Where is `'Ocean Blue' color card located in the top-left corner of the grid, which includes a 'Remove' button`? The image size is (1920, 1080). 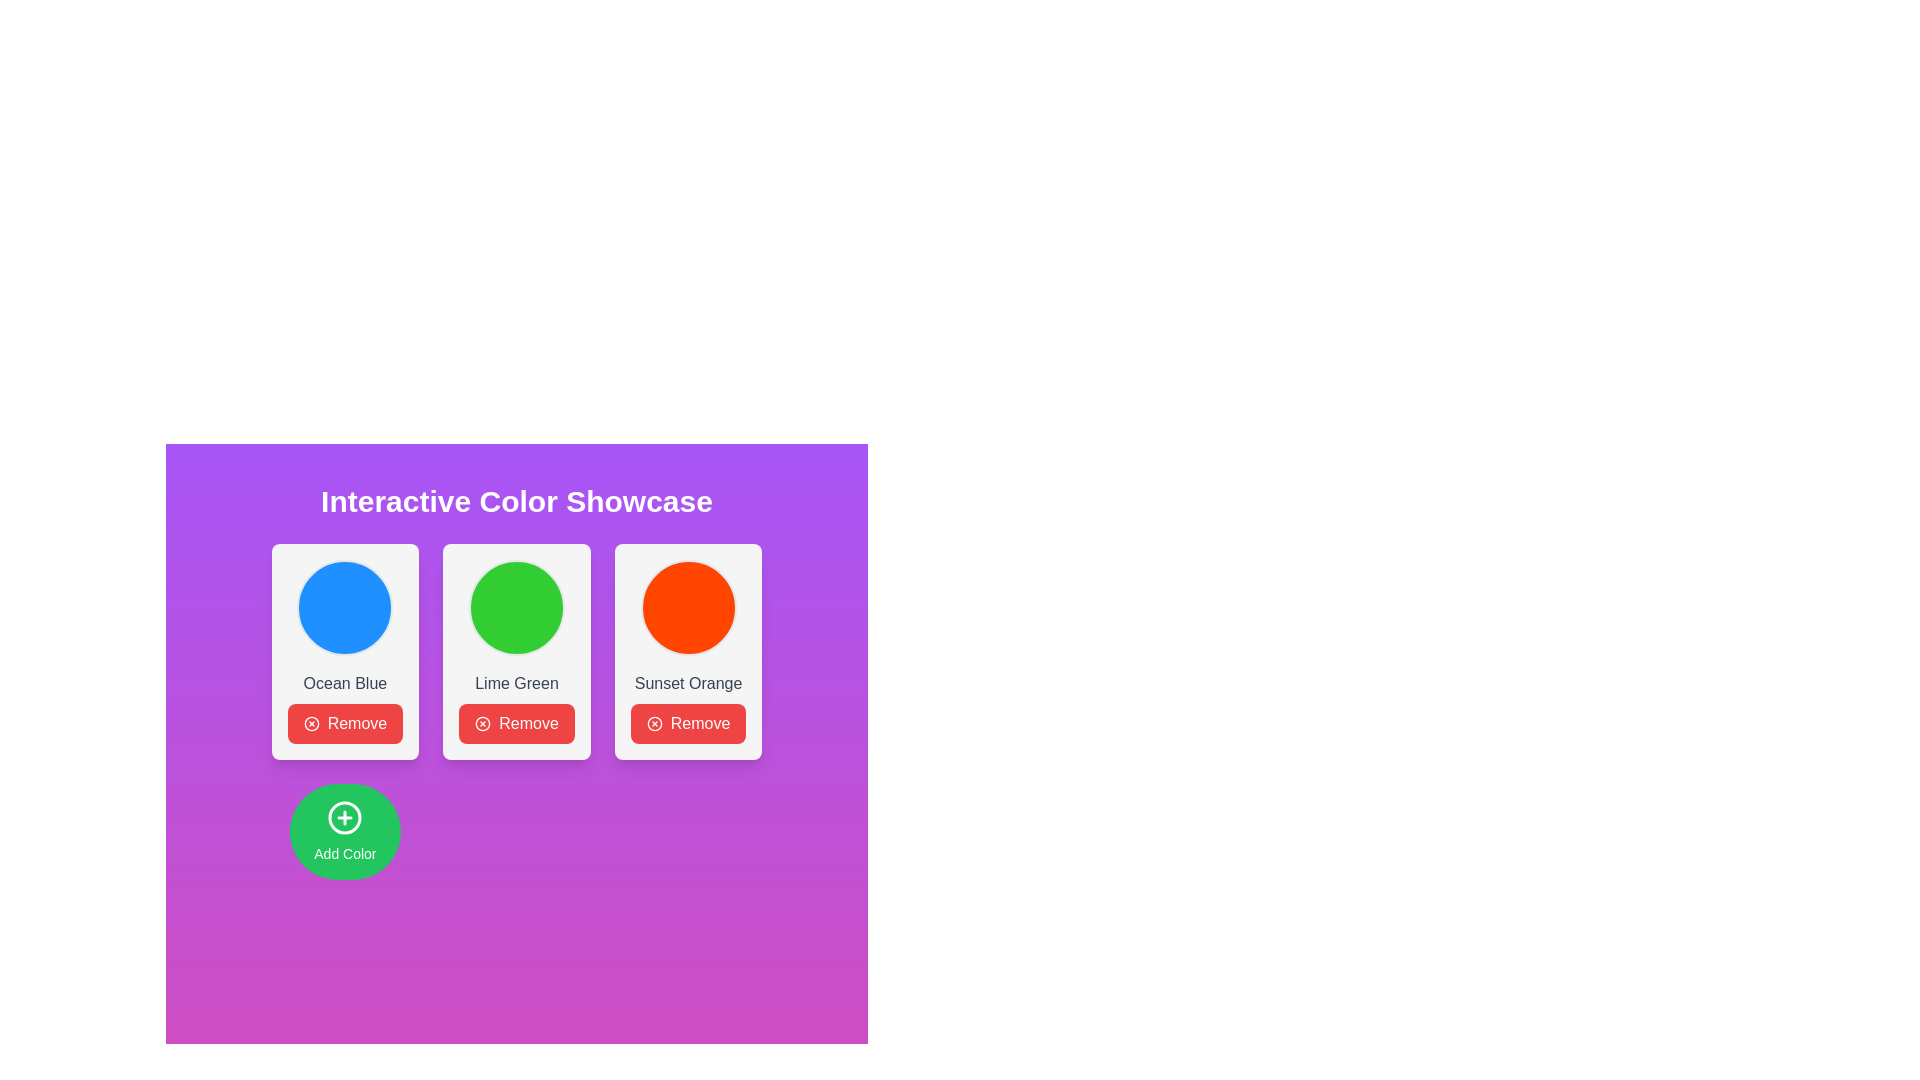 'Ocean Blue' color card located in the top-left corner of the grid, which includes a 'Remove' button is located at coordinates (345, 651).